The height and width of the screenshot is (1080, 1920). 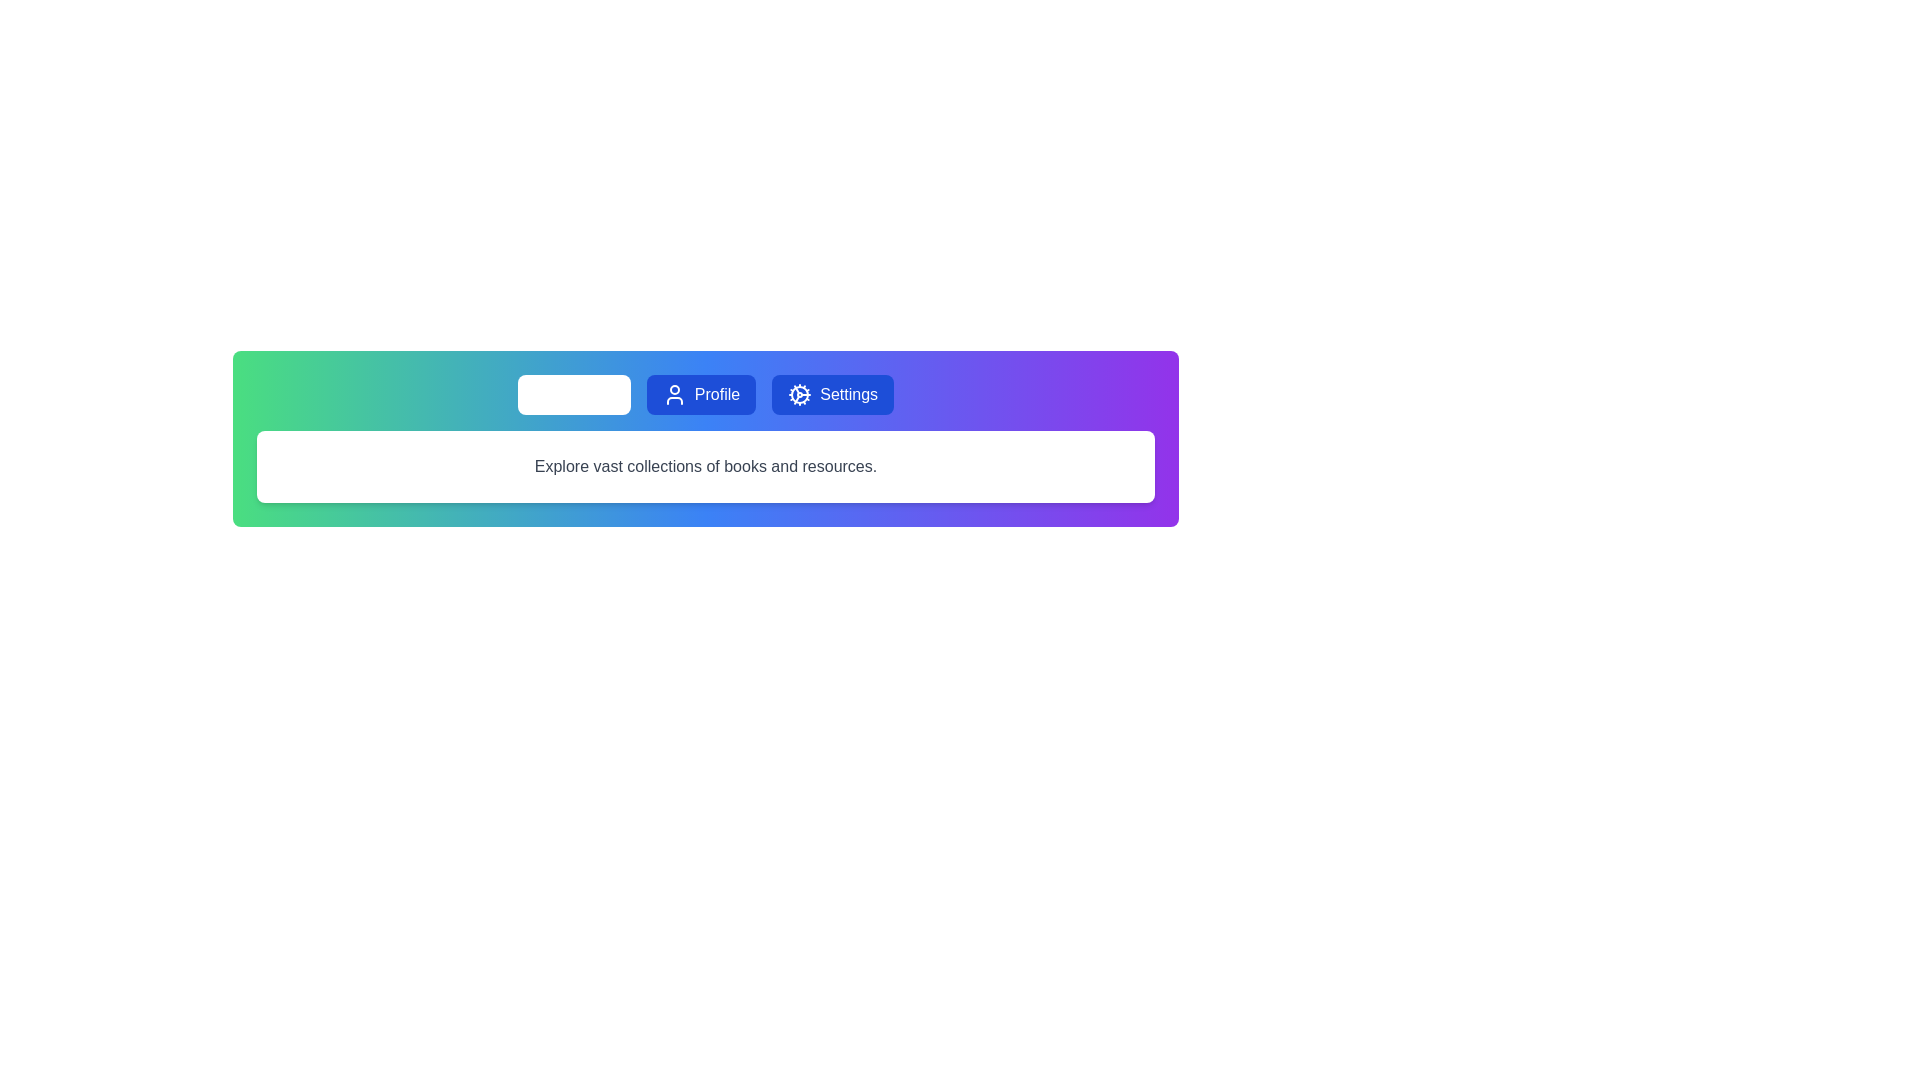 What do you see at coordinates (701, 394) in the screenshot?
I see `the Profile tab to reveal its hover styling effect` at bounding box center [701, 394].